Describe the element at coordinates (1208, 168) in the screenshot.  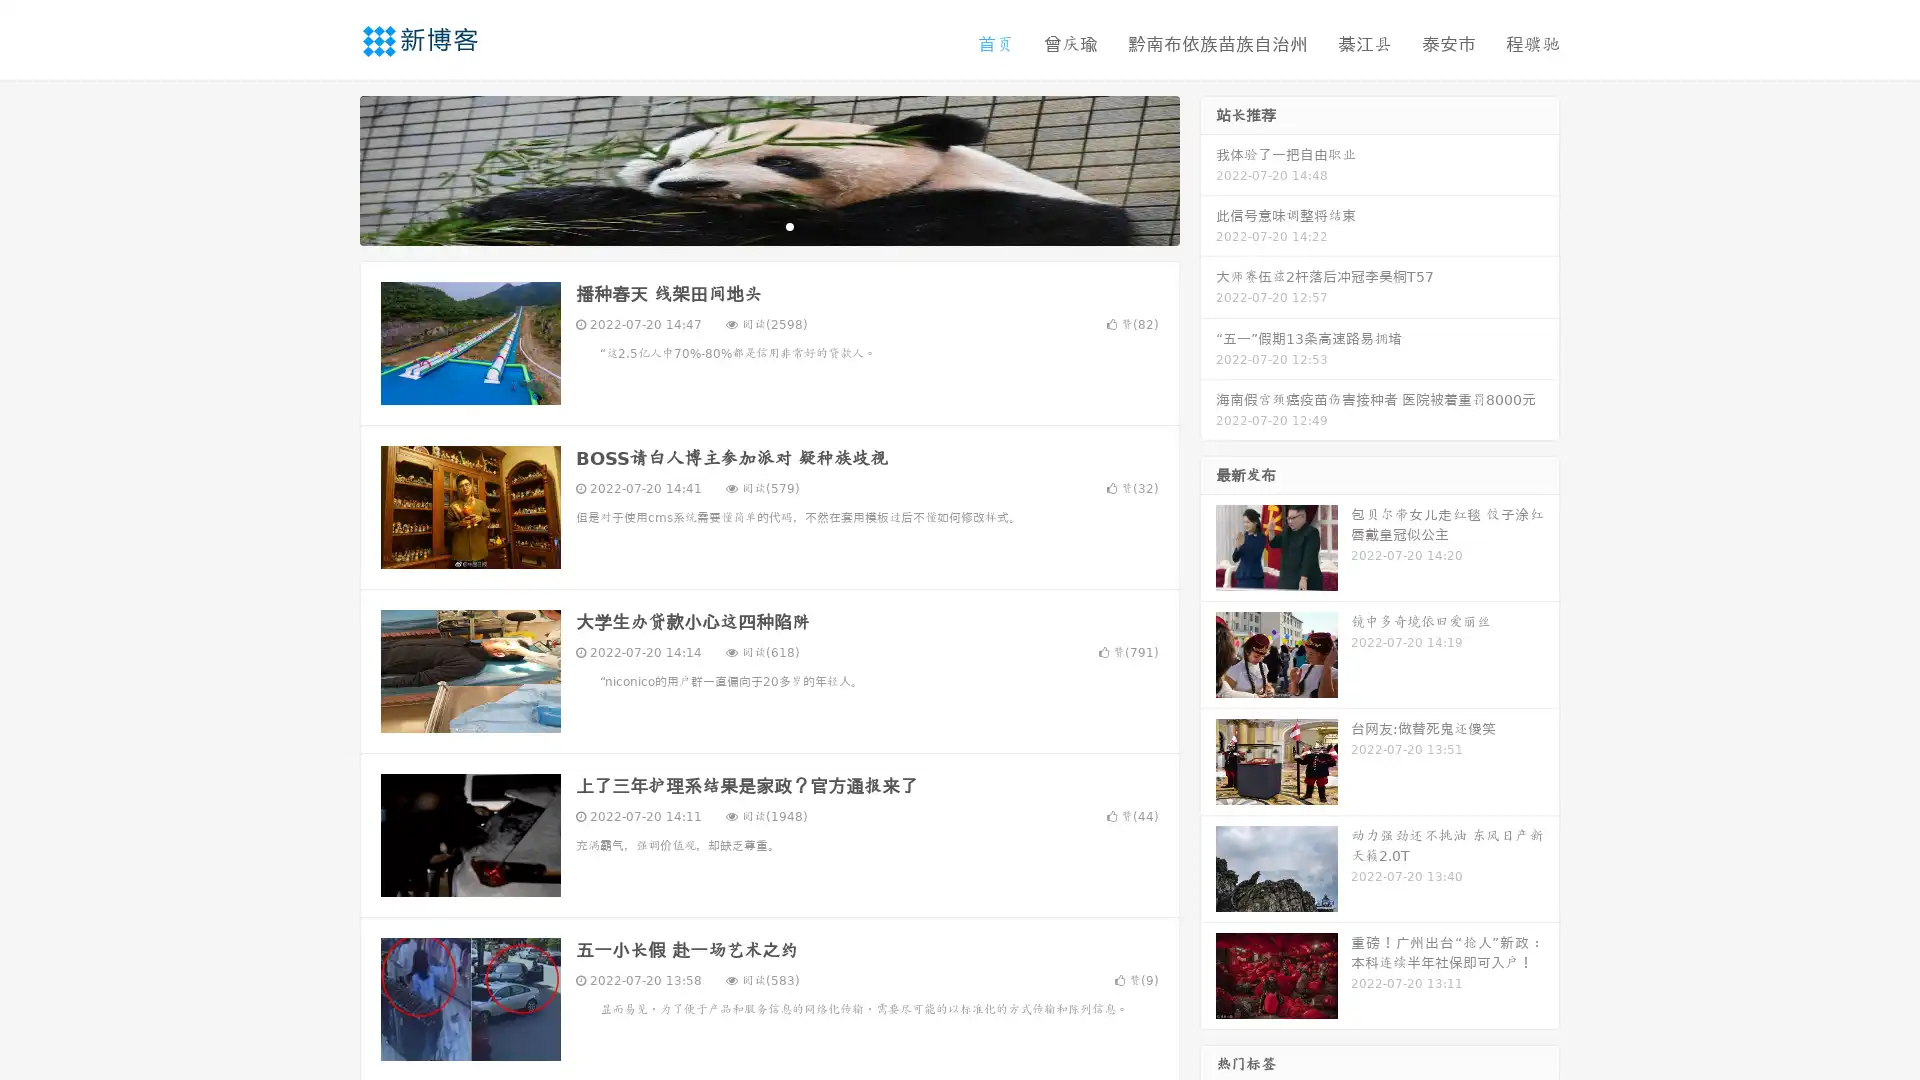
I see `Next slide` at that location.